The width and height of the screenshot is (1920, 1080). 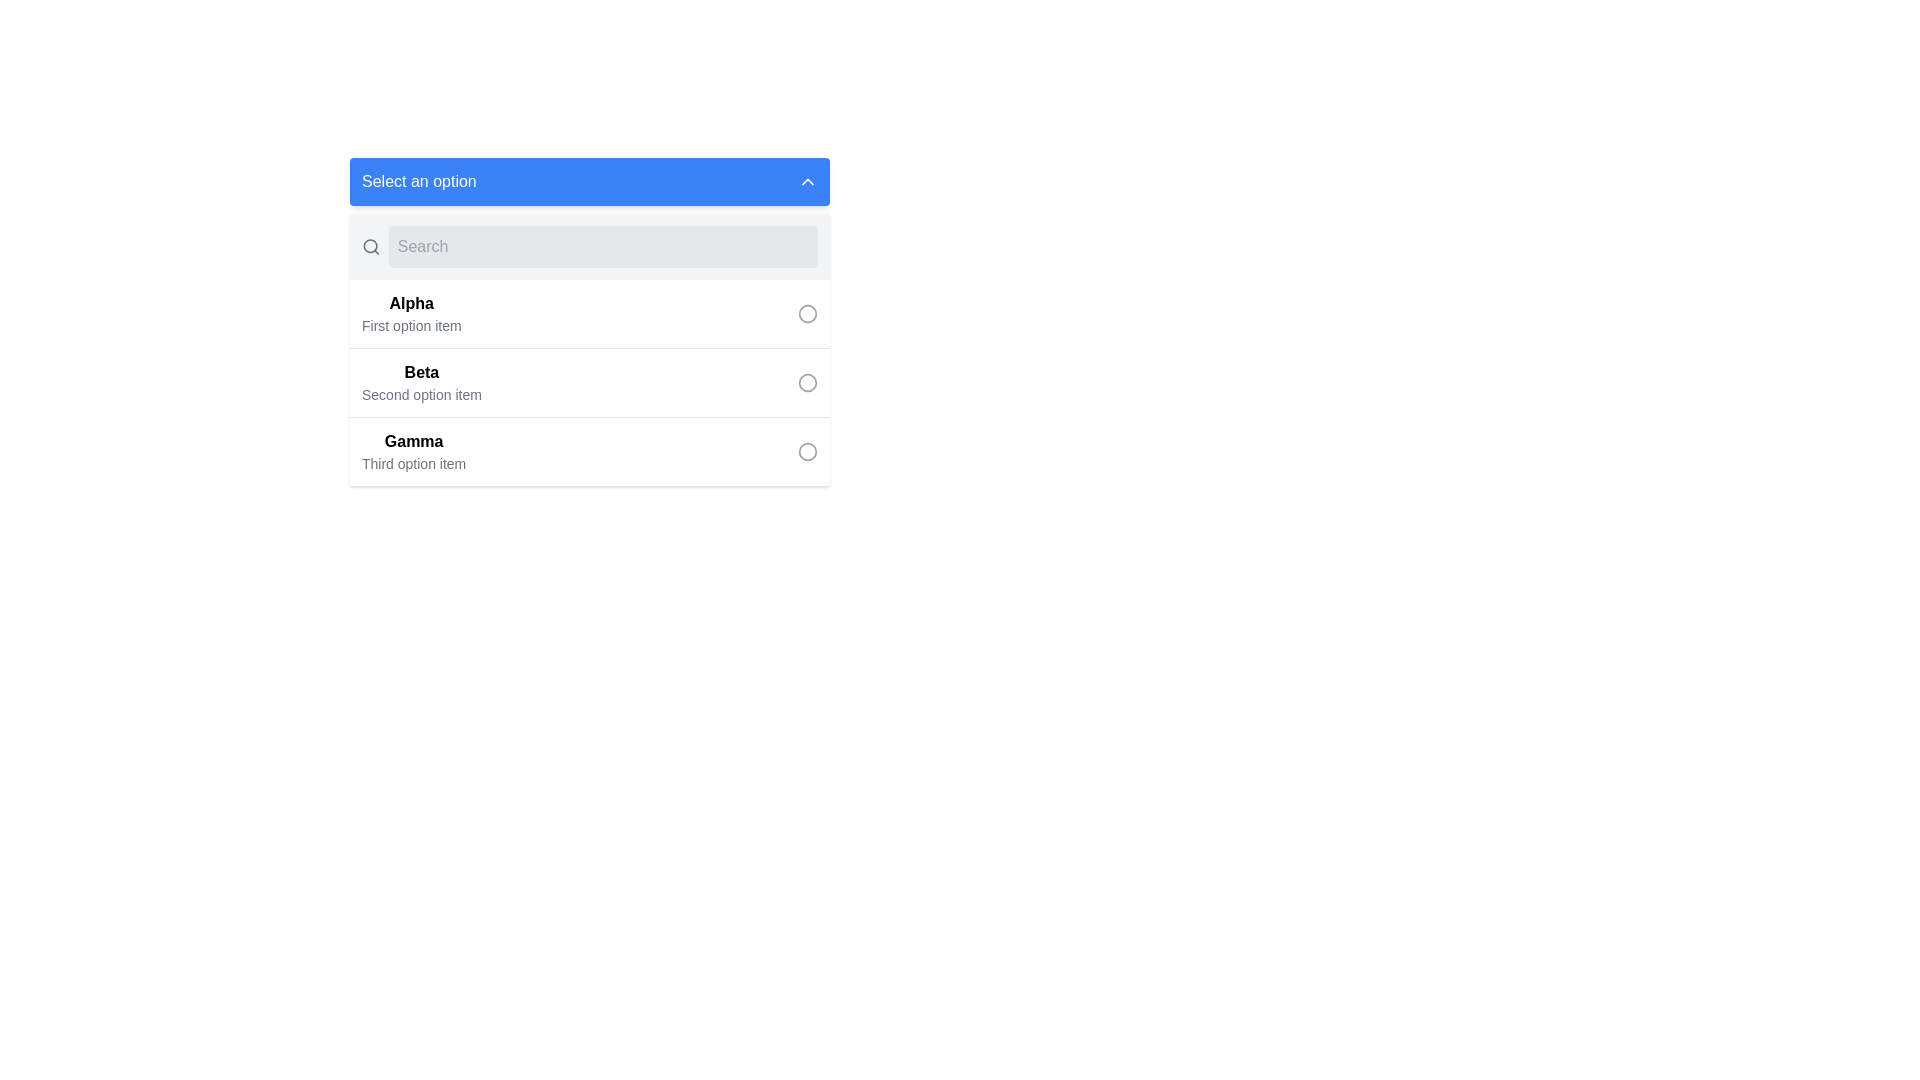 What do you see at coordinates (371, 245) in the screenshot?
I see `the search icon resembling a magnifying glass, which is positioned to the left of the search input field in the user search interface` at bounding box center [371, 245].